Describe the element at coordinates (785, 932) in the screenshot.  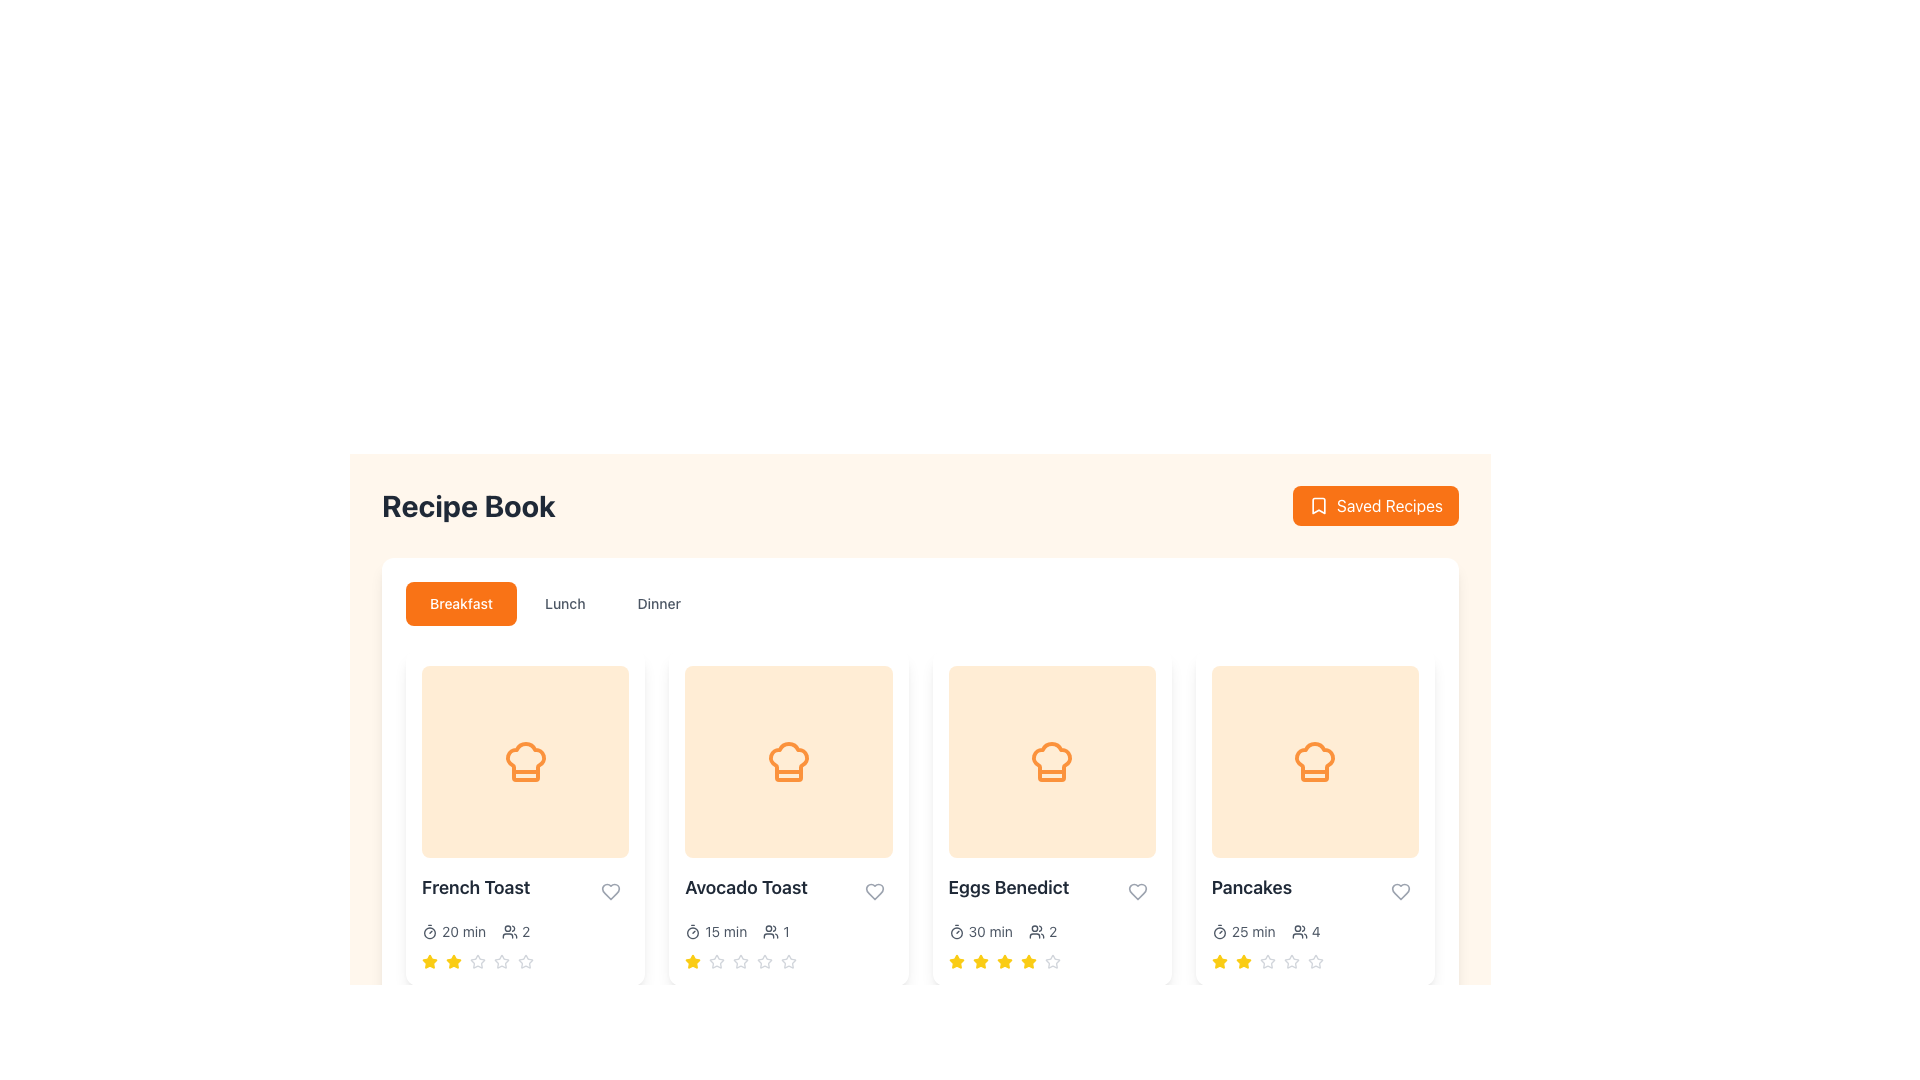
I see `the static text label indicating the count of individuals related to the 'Avocado Toast' recipe, located at the right of the user icon in the card` at that location.